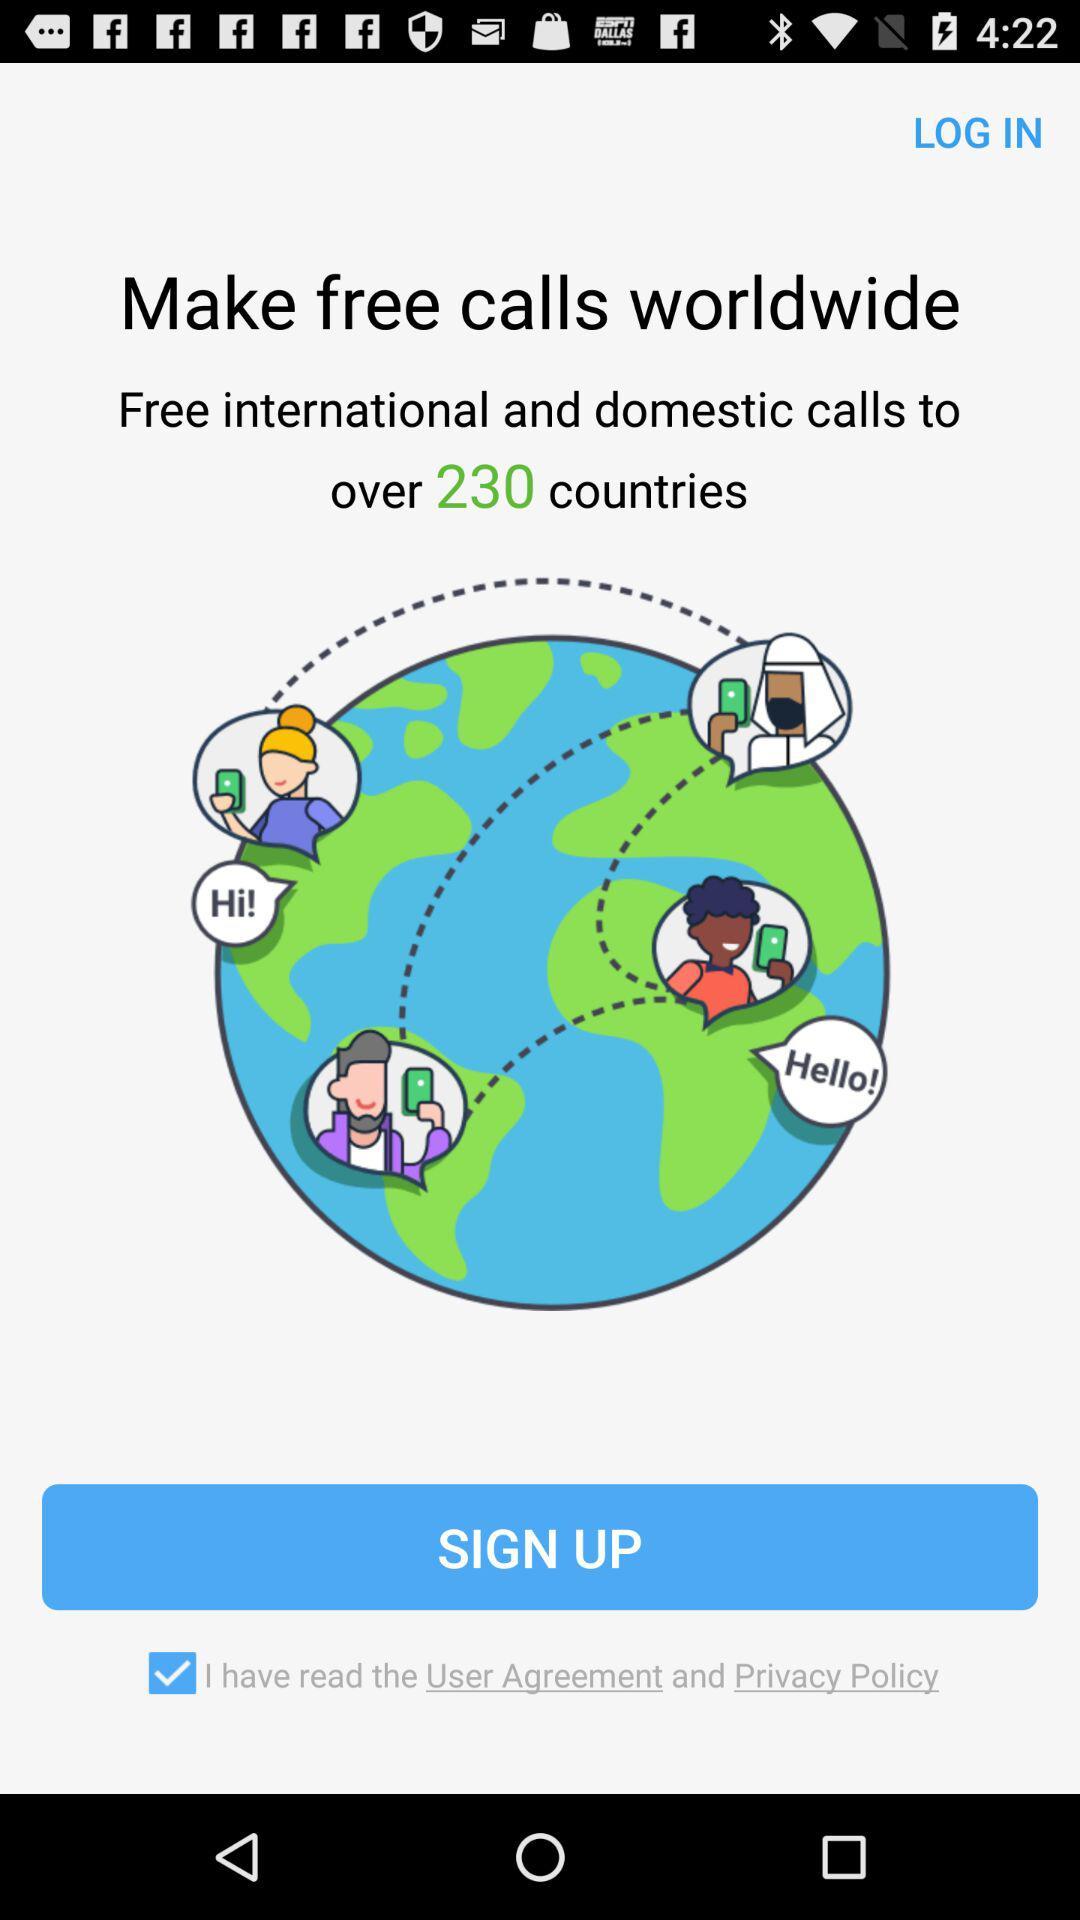  Describe the element at coordinates (540, 1546) in the screenshot. I see `the sign up item` at that location.